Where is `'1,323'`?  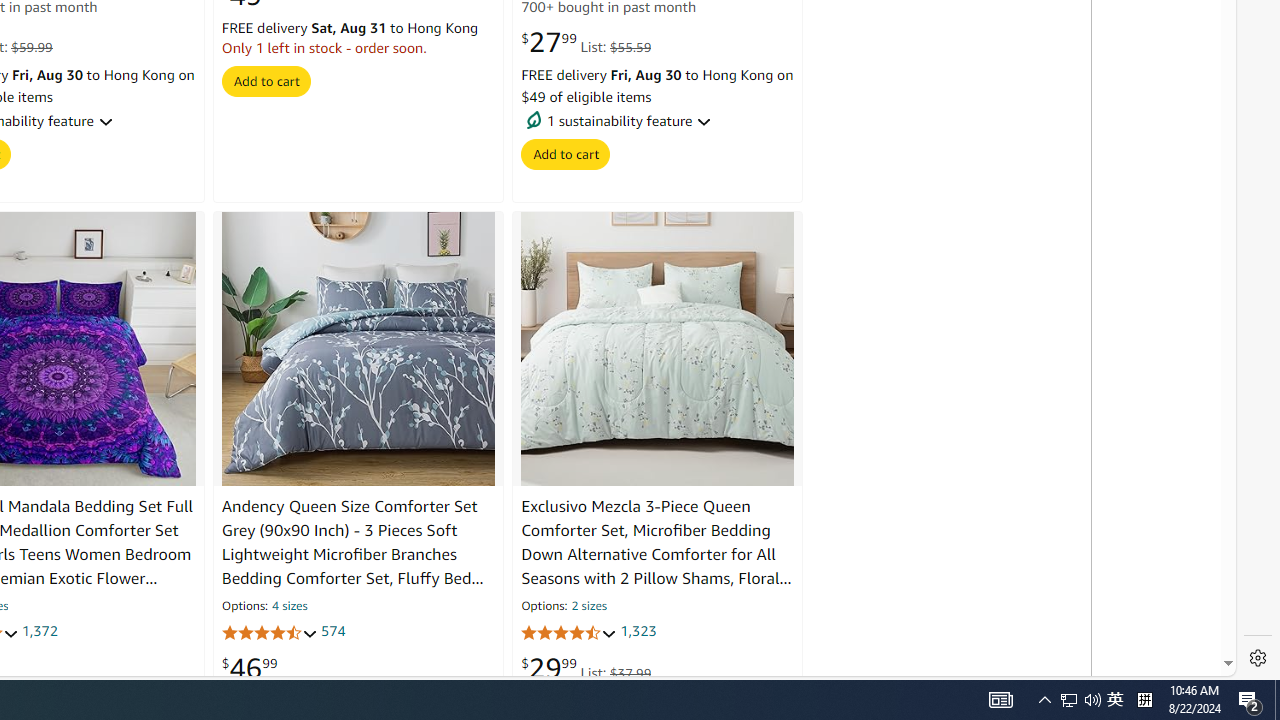
'1,323' is located at coordinates (637, 632).